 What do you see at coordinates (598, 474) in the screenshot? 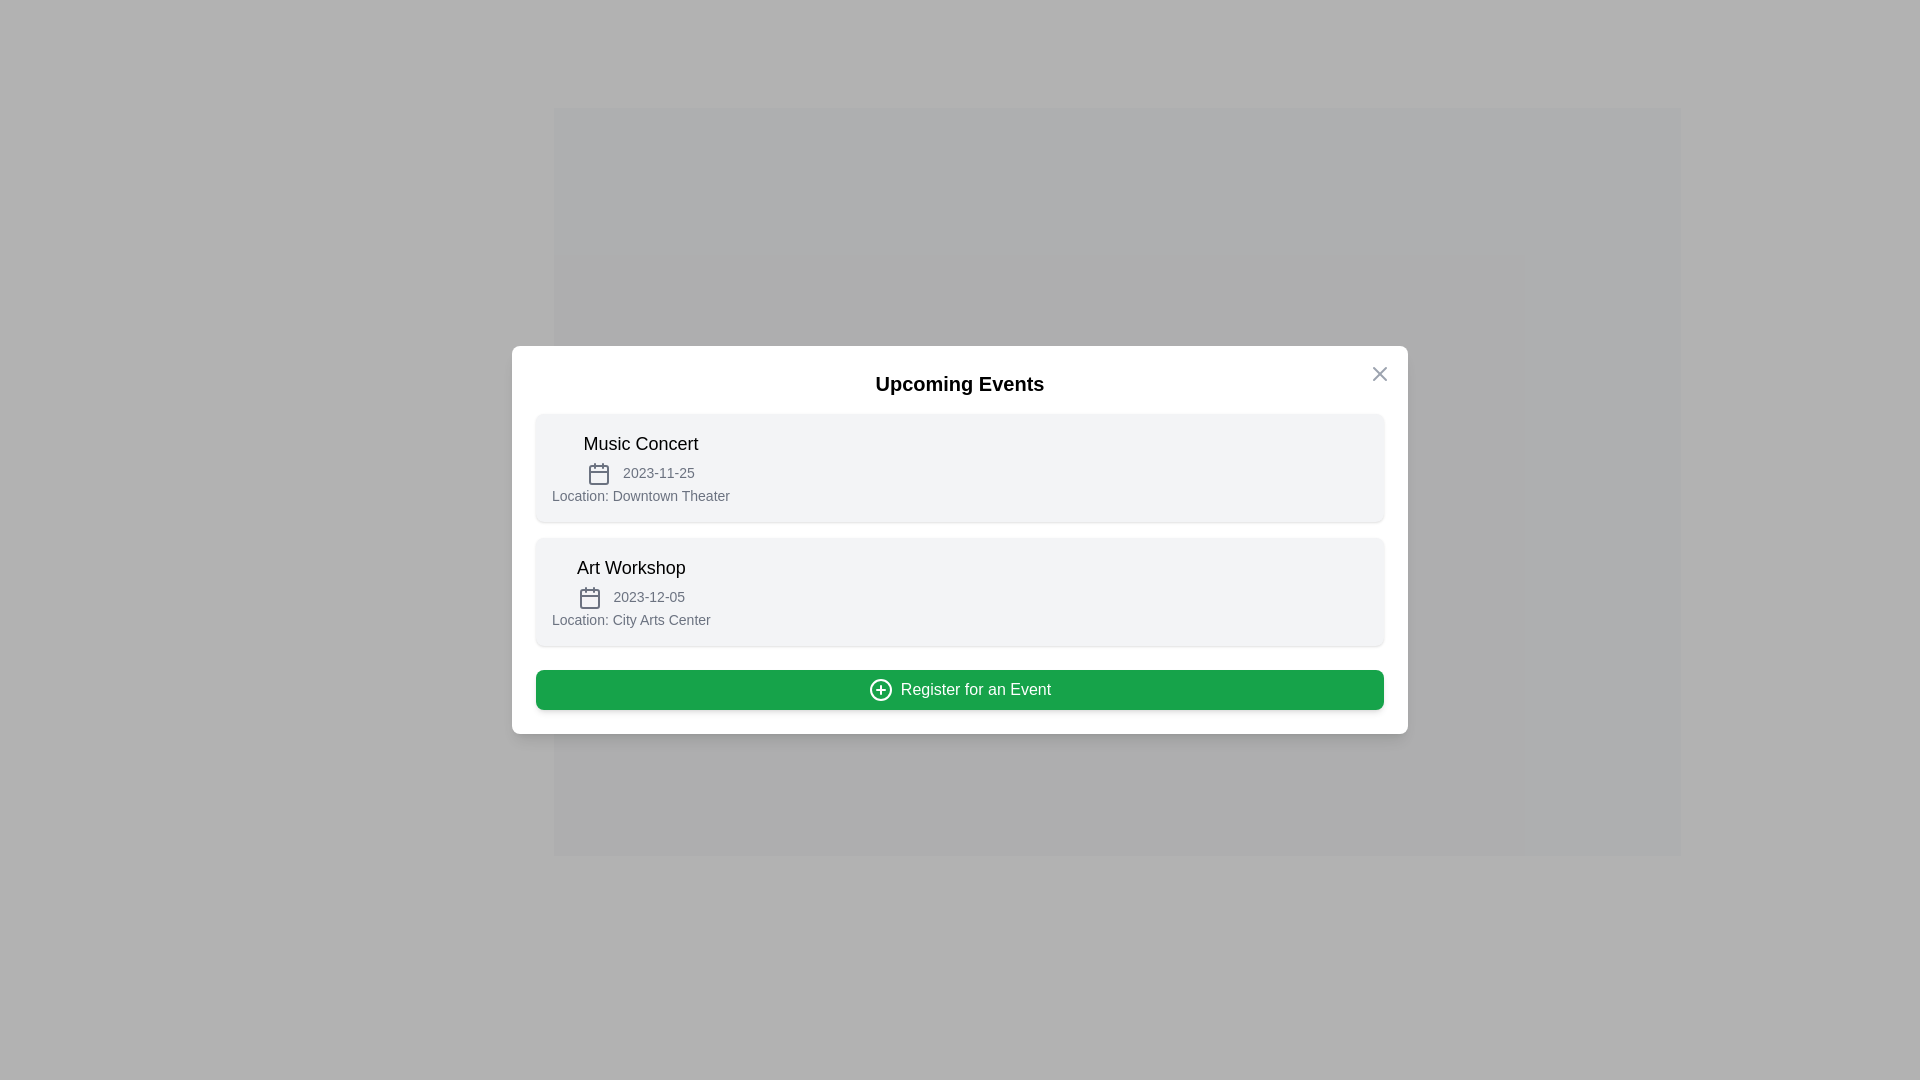
I see `the small rectangle with rounded corners that represents the body of the calendar icon, located left of the date '2023-11-25' in the 'Upcoming Events' list` at bounding box center [598, 474].